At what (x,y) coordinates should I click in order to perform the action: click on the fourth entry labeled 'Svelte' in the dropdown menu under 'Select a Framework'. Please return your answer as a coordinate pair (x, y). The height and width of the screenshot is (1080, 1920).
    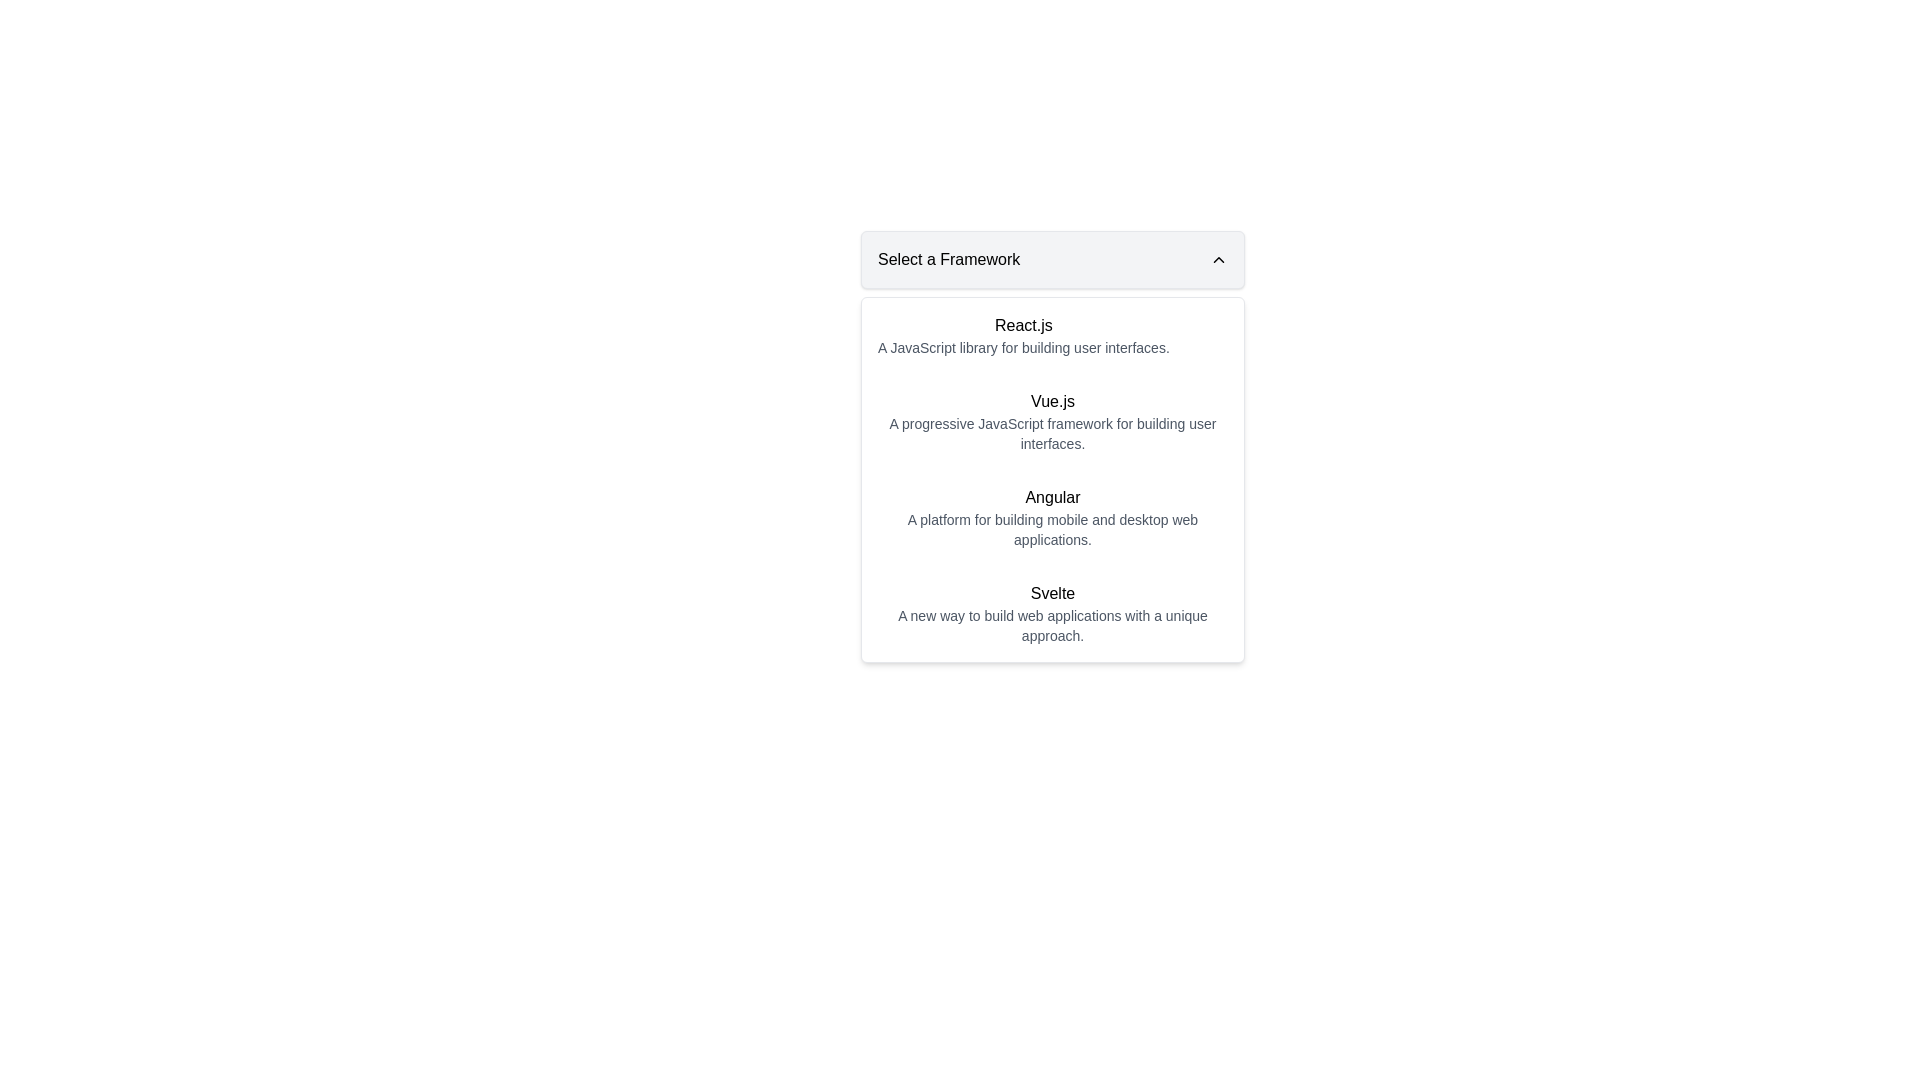
    Looking at the image, I should click on (1051, 612).